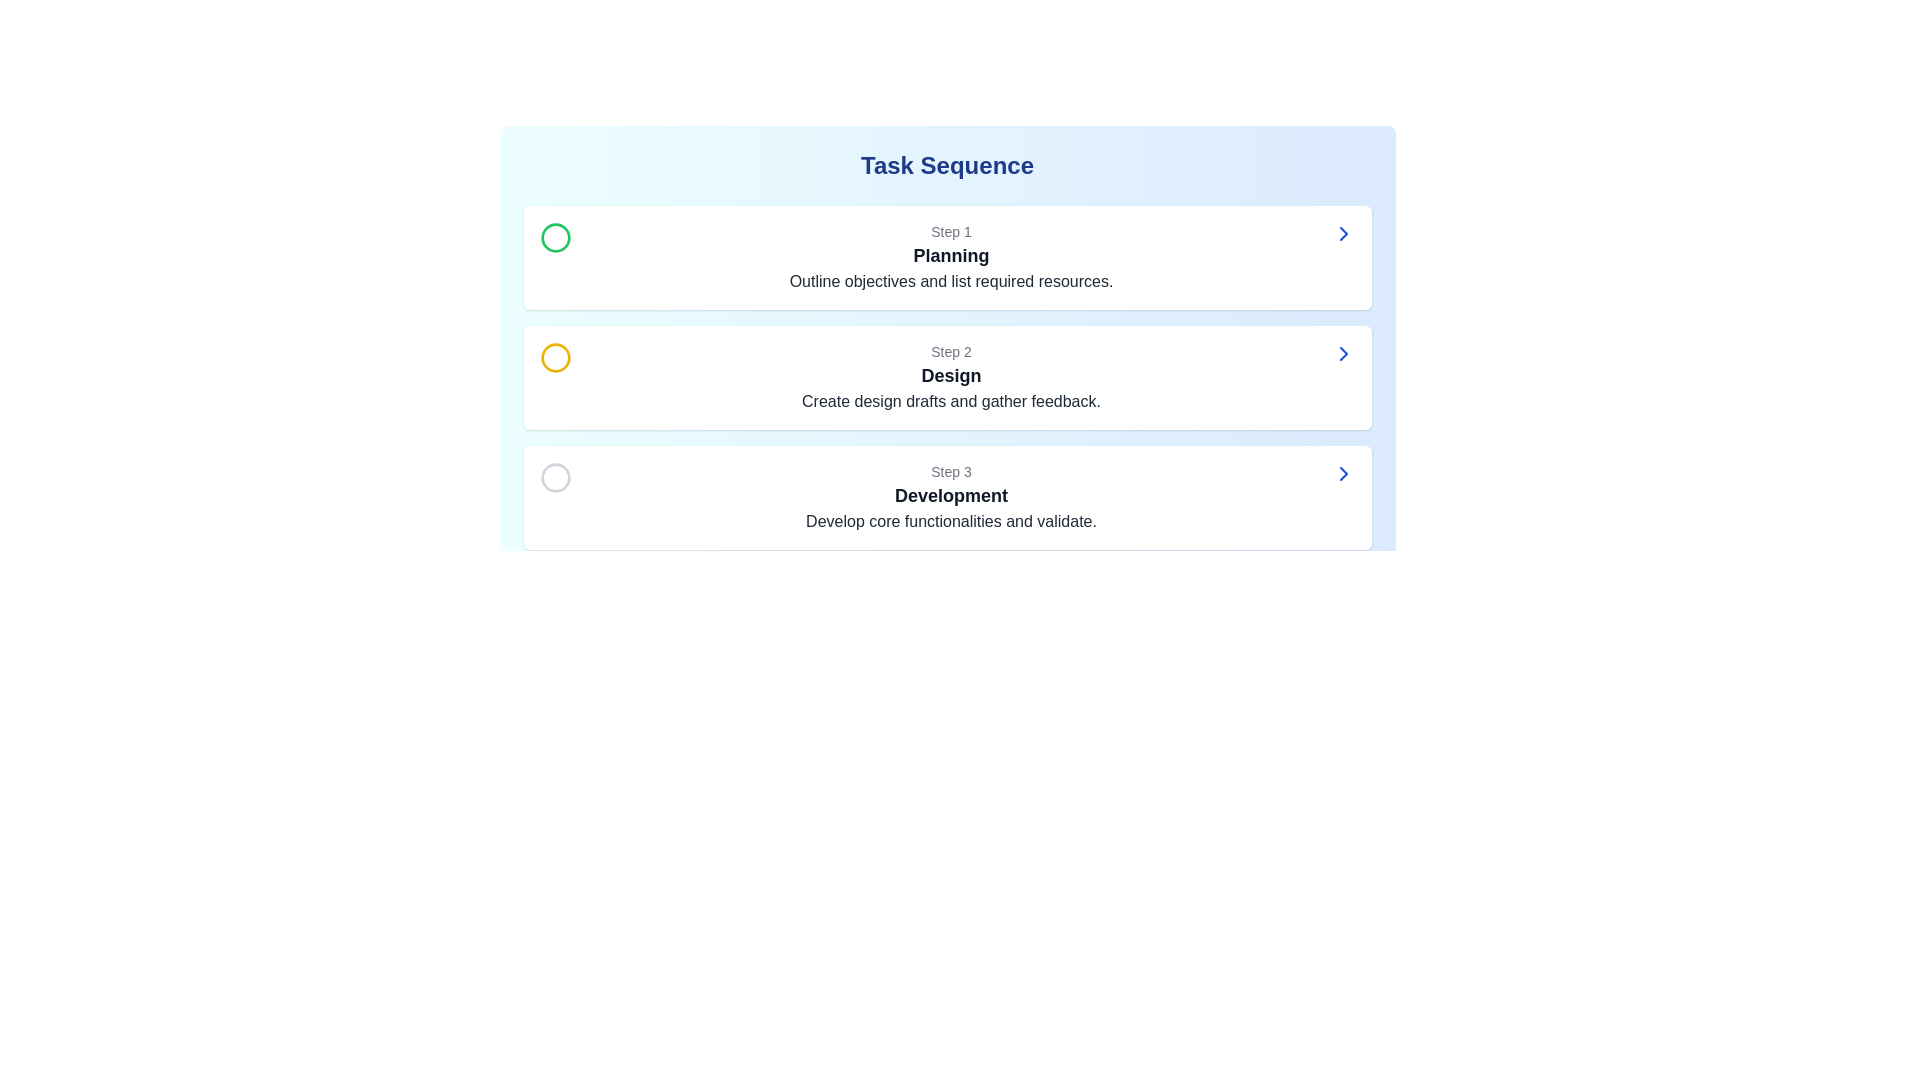 The height and width of the screenshot is (1080, 1920). I want to click on the right-pointing chevron icon located to the right of 'Step 3 Development' task in the task list interface for context or animation, so click(1343, 474).